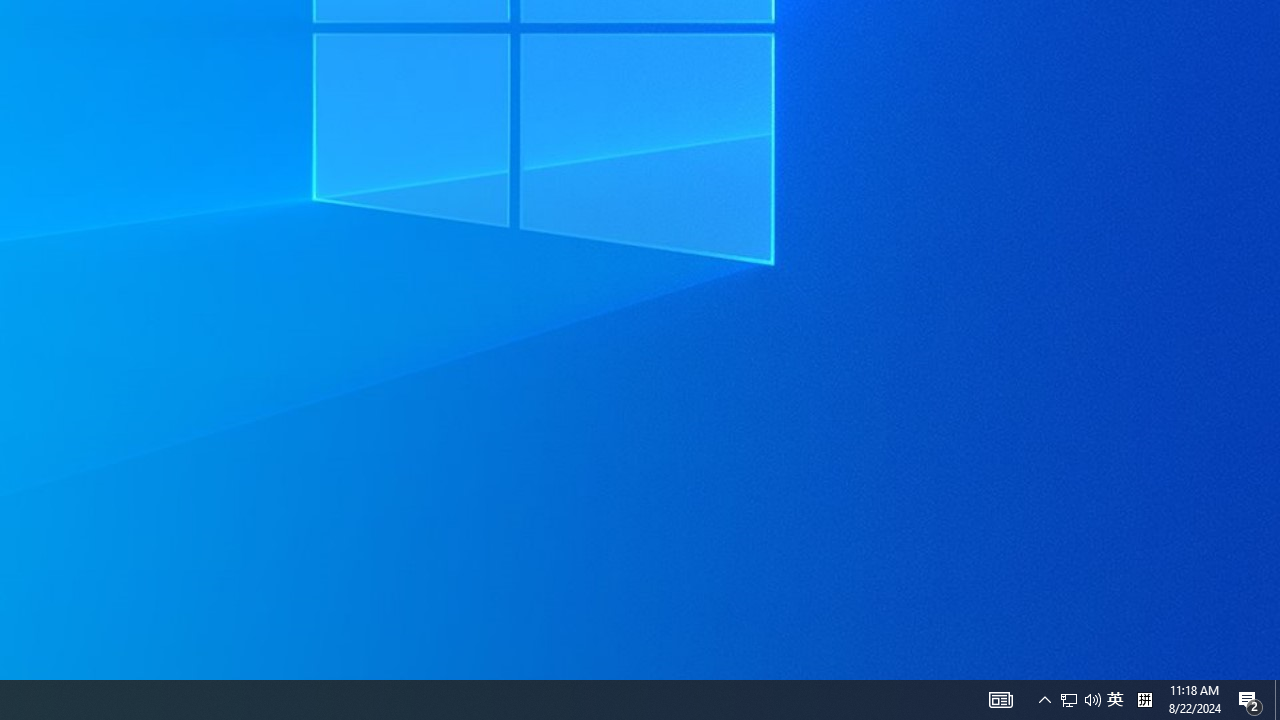  What do you see at coordinates (1114, 698) in the screenshot?
I see `'Tray Input Indicator - Chinese (Simplified, China)'` at bounding box center [1114, 698].